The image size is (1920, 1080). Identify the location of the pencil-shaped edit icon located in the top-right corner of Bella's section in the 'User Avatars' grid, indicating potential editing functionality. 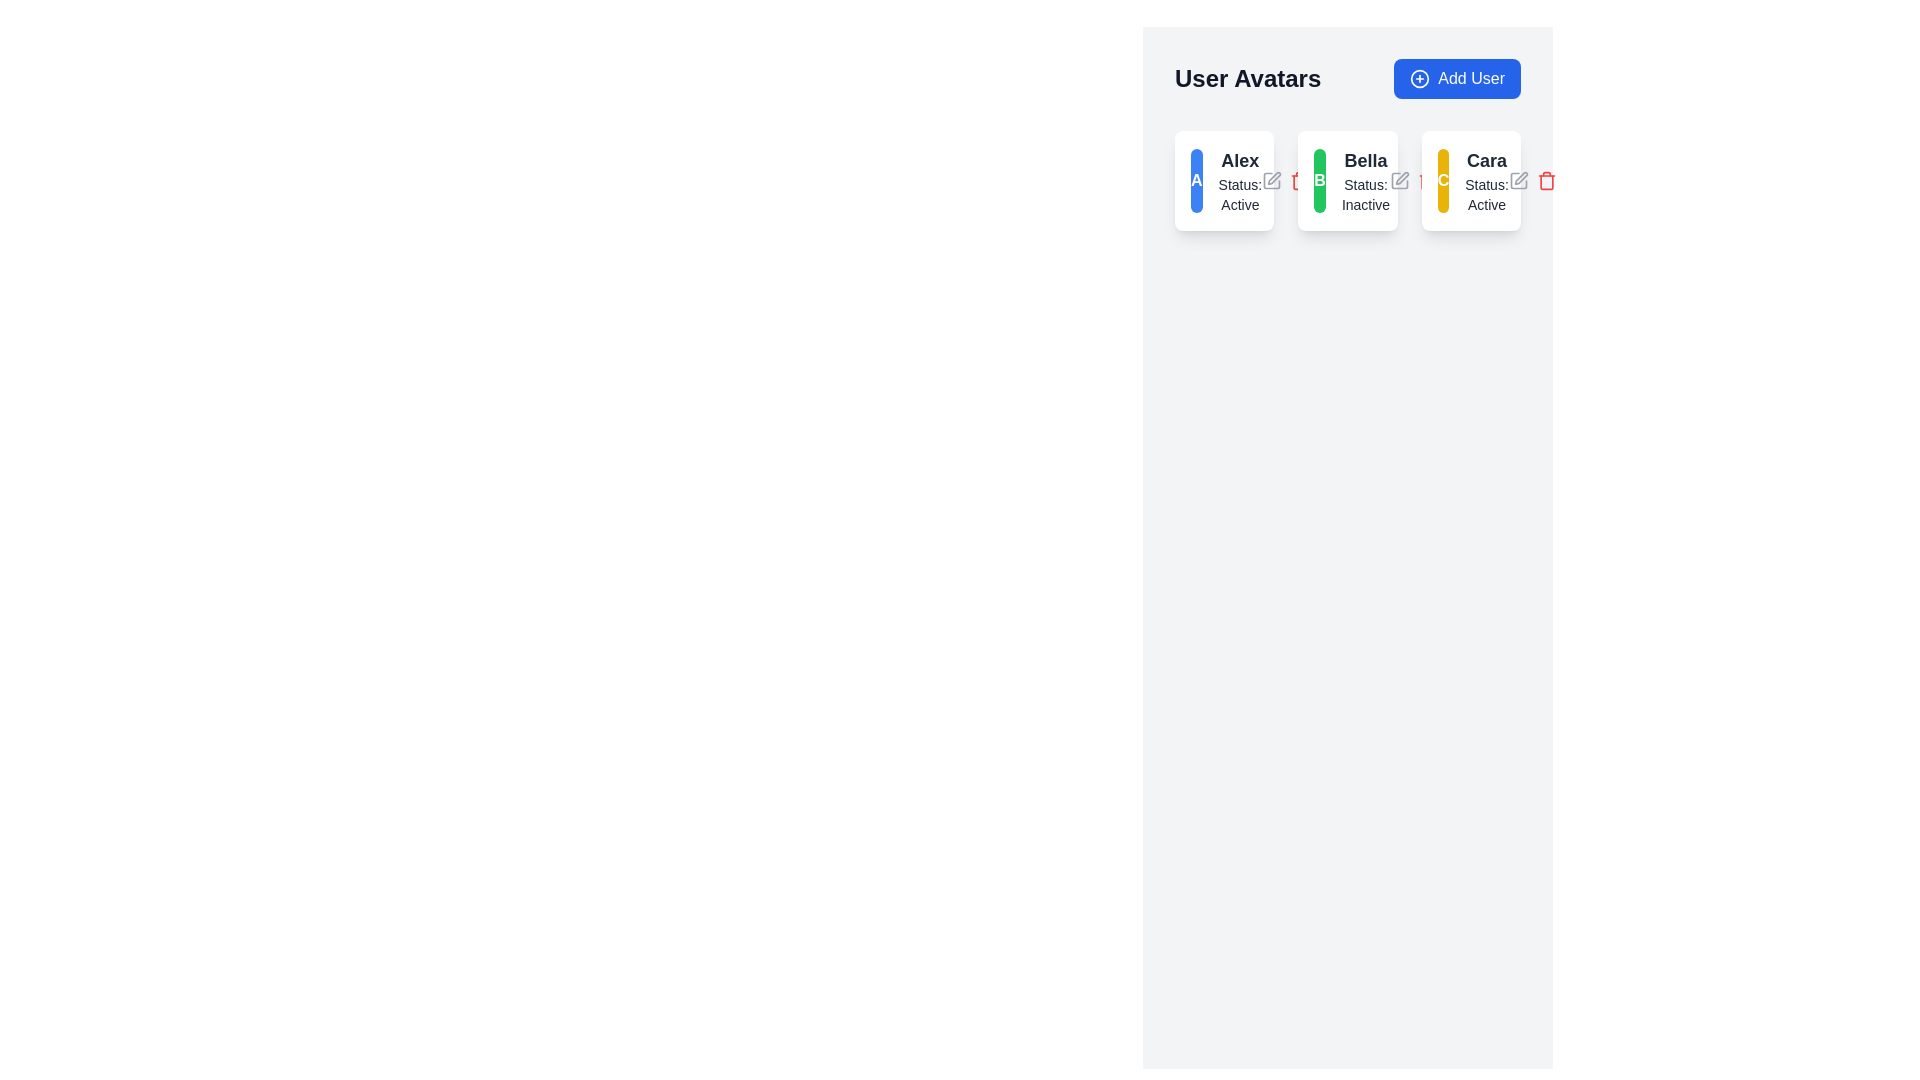
(1401, 177).